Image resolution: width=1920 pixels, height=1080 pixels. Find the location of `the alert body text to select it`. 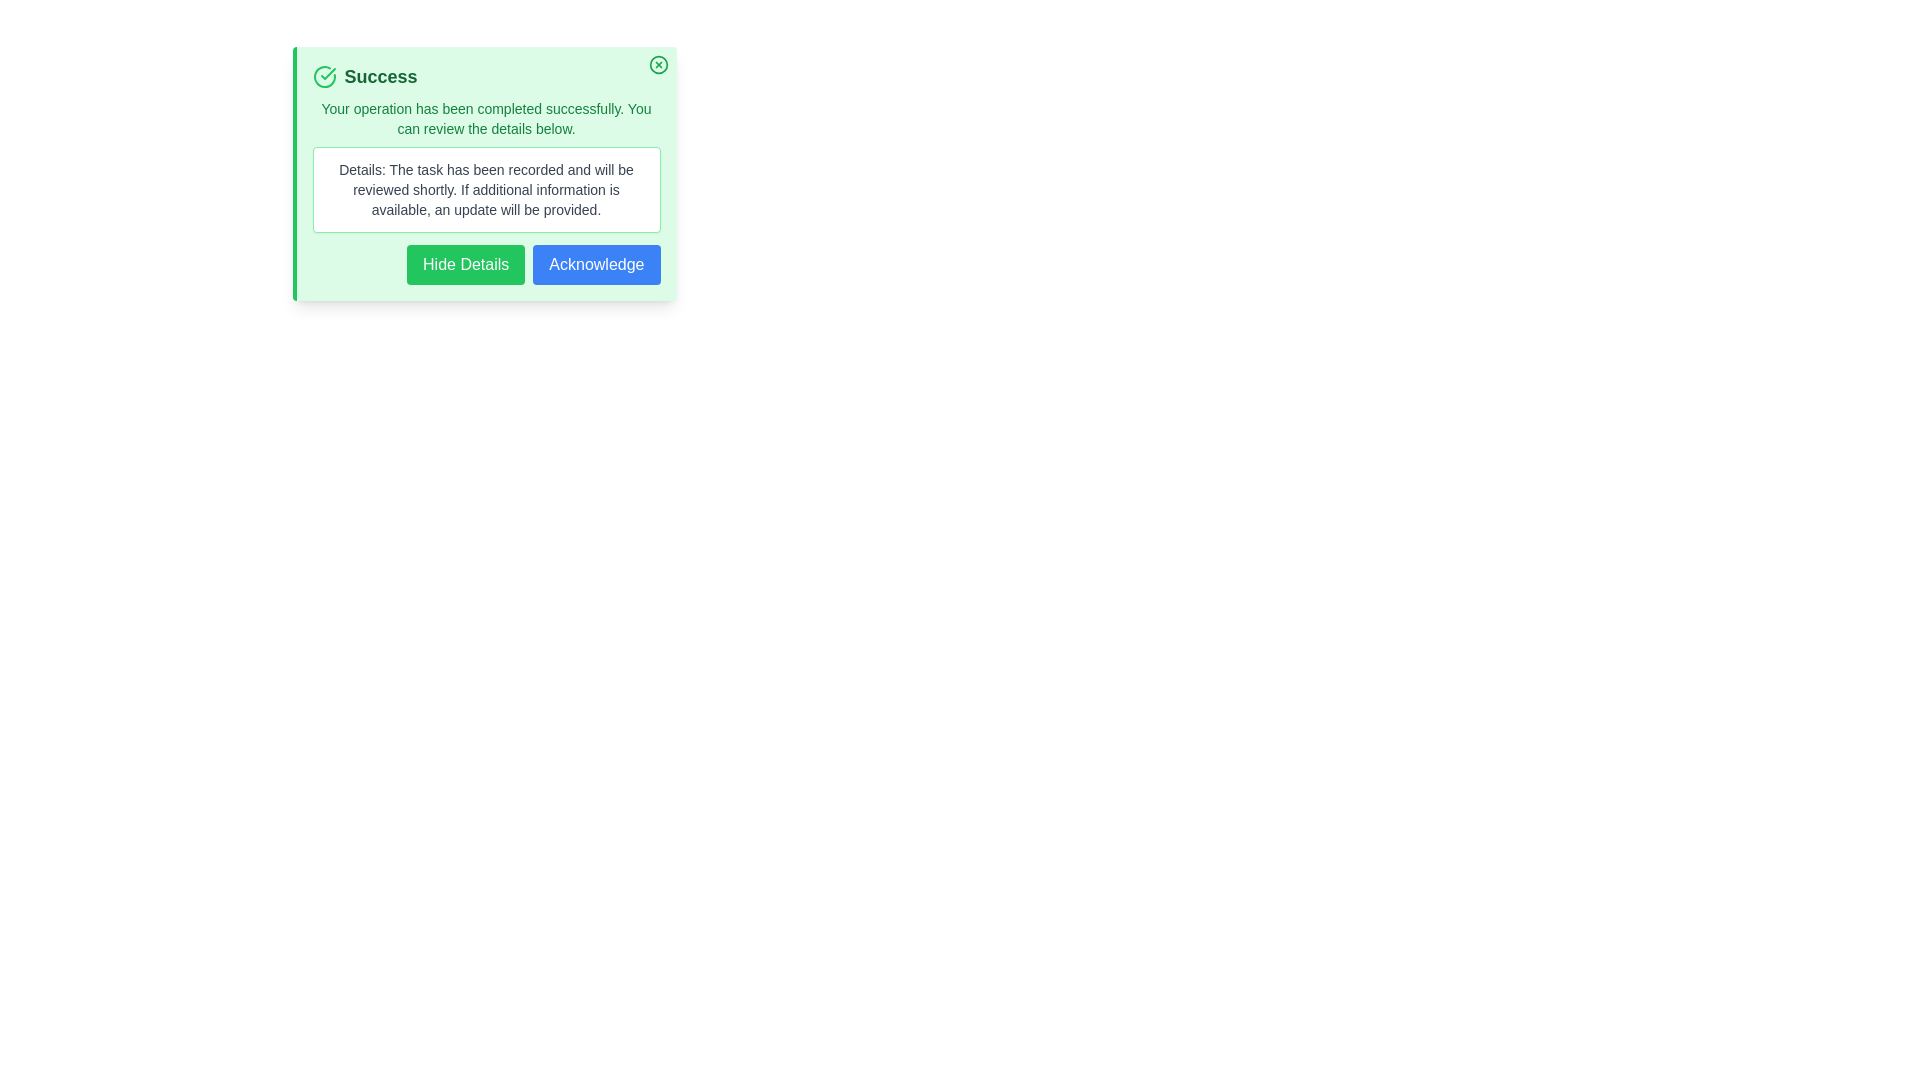

the alert body text to select it is located at coordinates (486, 119).